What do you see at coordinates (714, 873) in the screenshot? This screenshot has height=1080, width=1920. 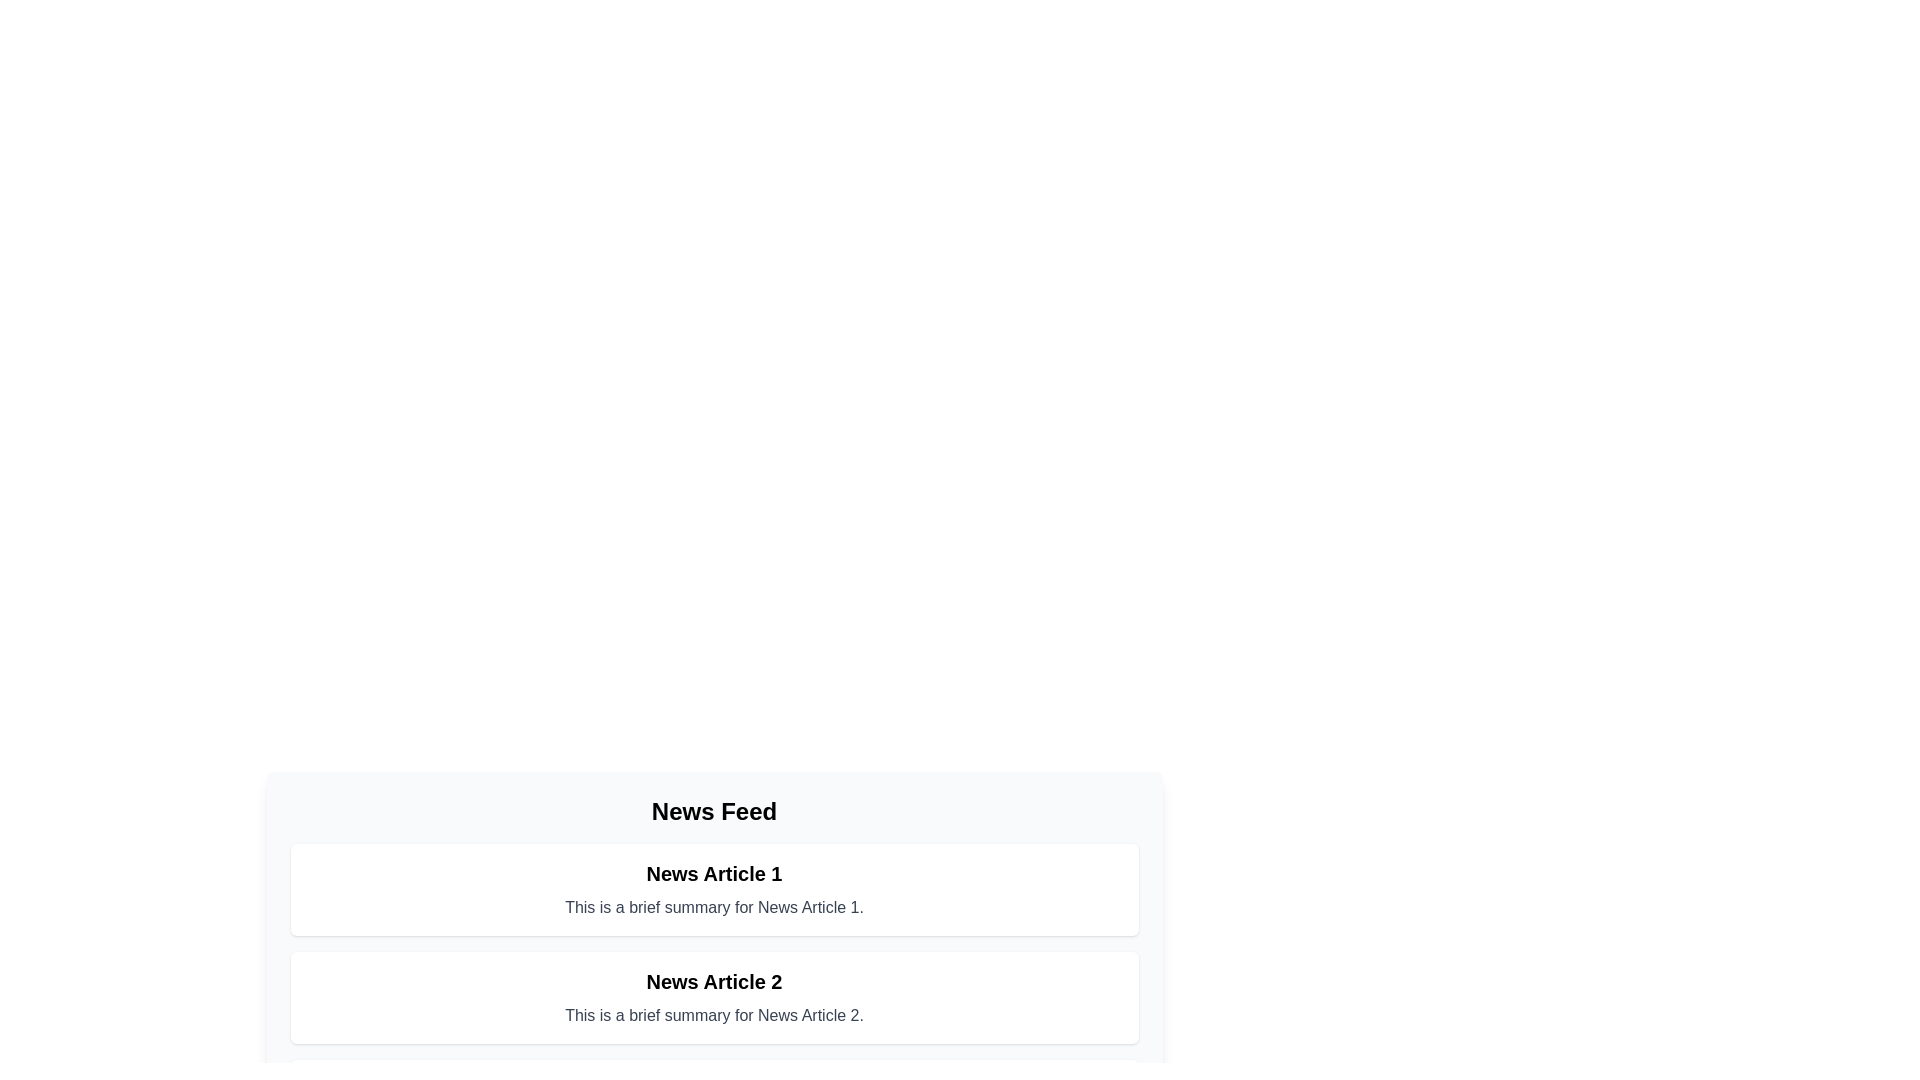 I see `bold black heading text 'News Article 1' located at the top of the first card in a vertical stack of news articles` at bounding box center [714, 873].